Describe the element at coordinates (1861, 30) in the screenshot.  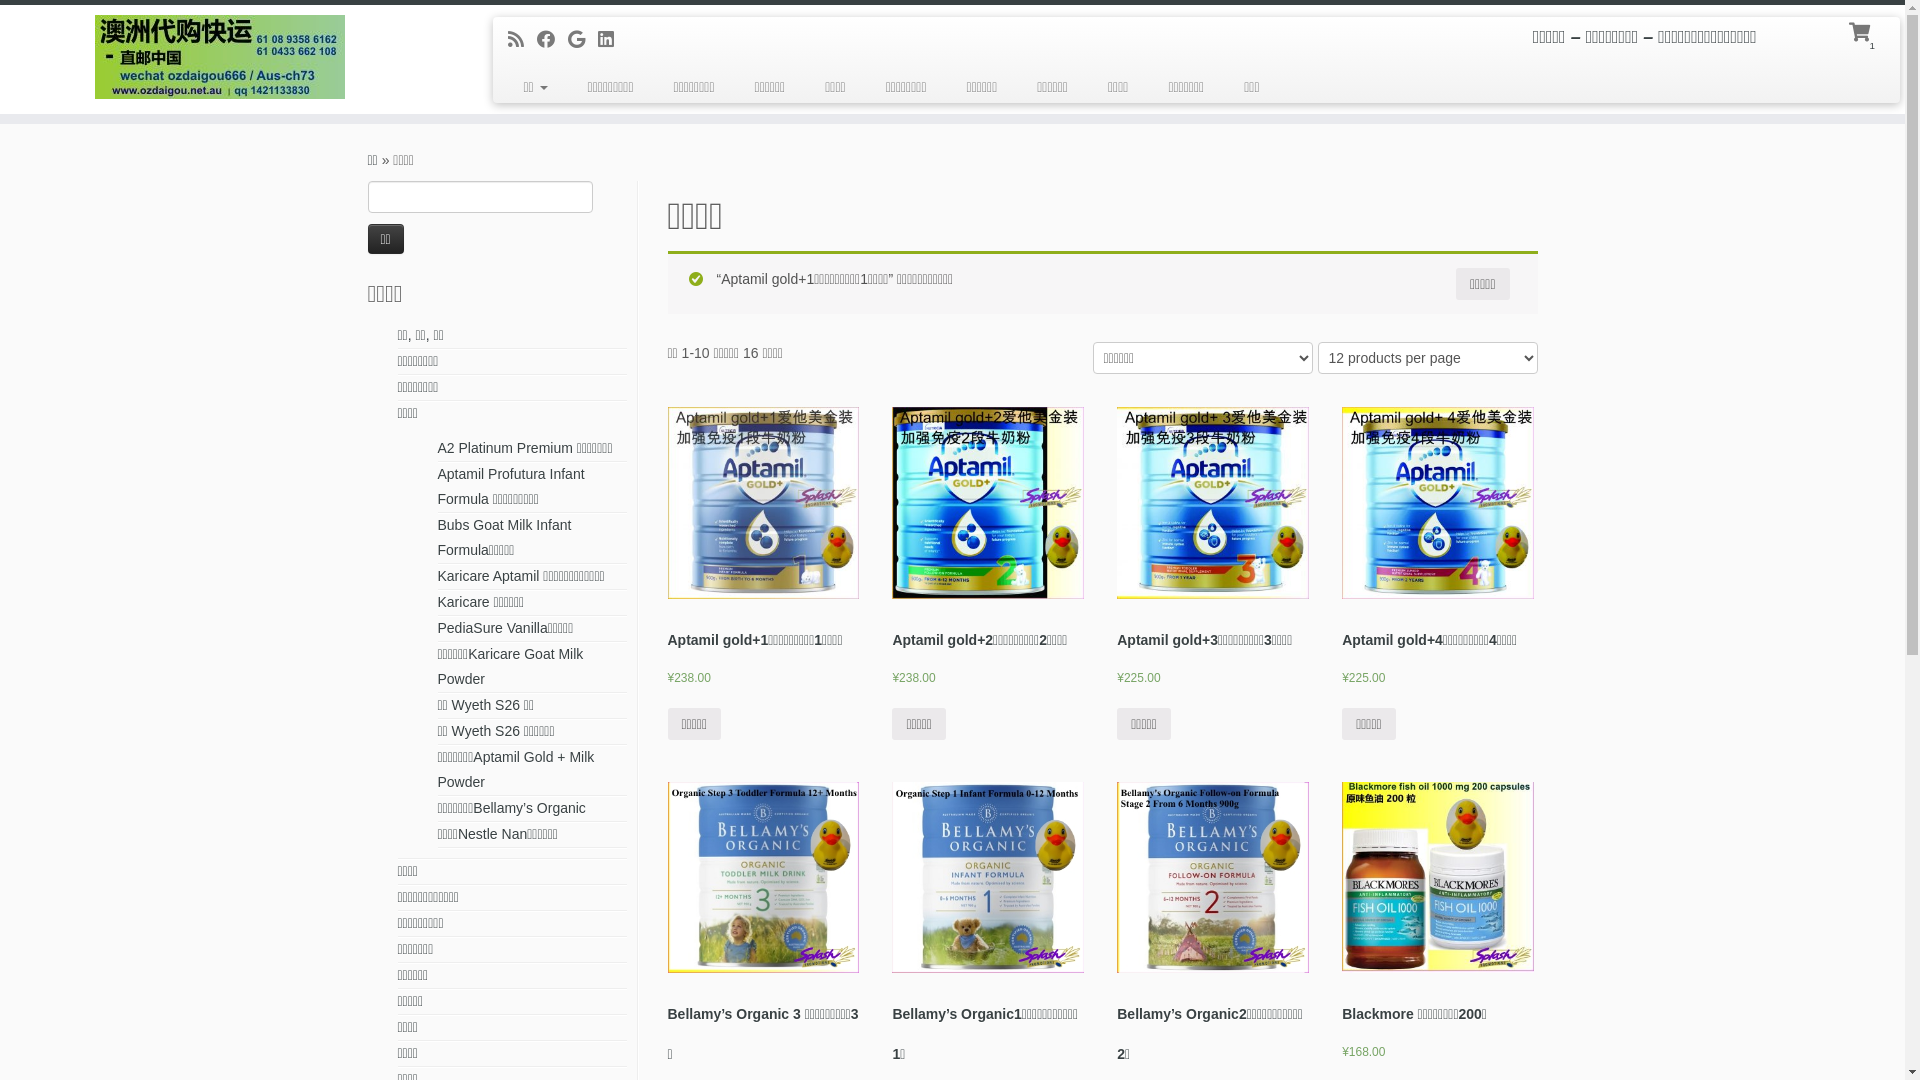
I see `'1'` at that location.